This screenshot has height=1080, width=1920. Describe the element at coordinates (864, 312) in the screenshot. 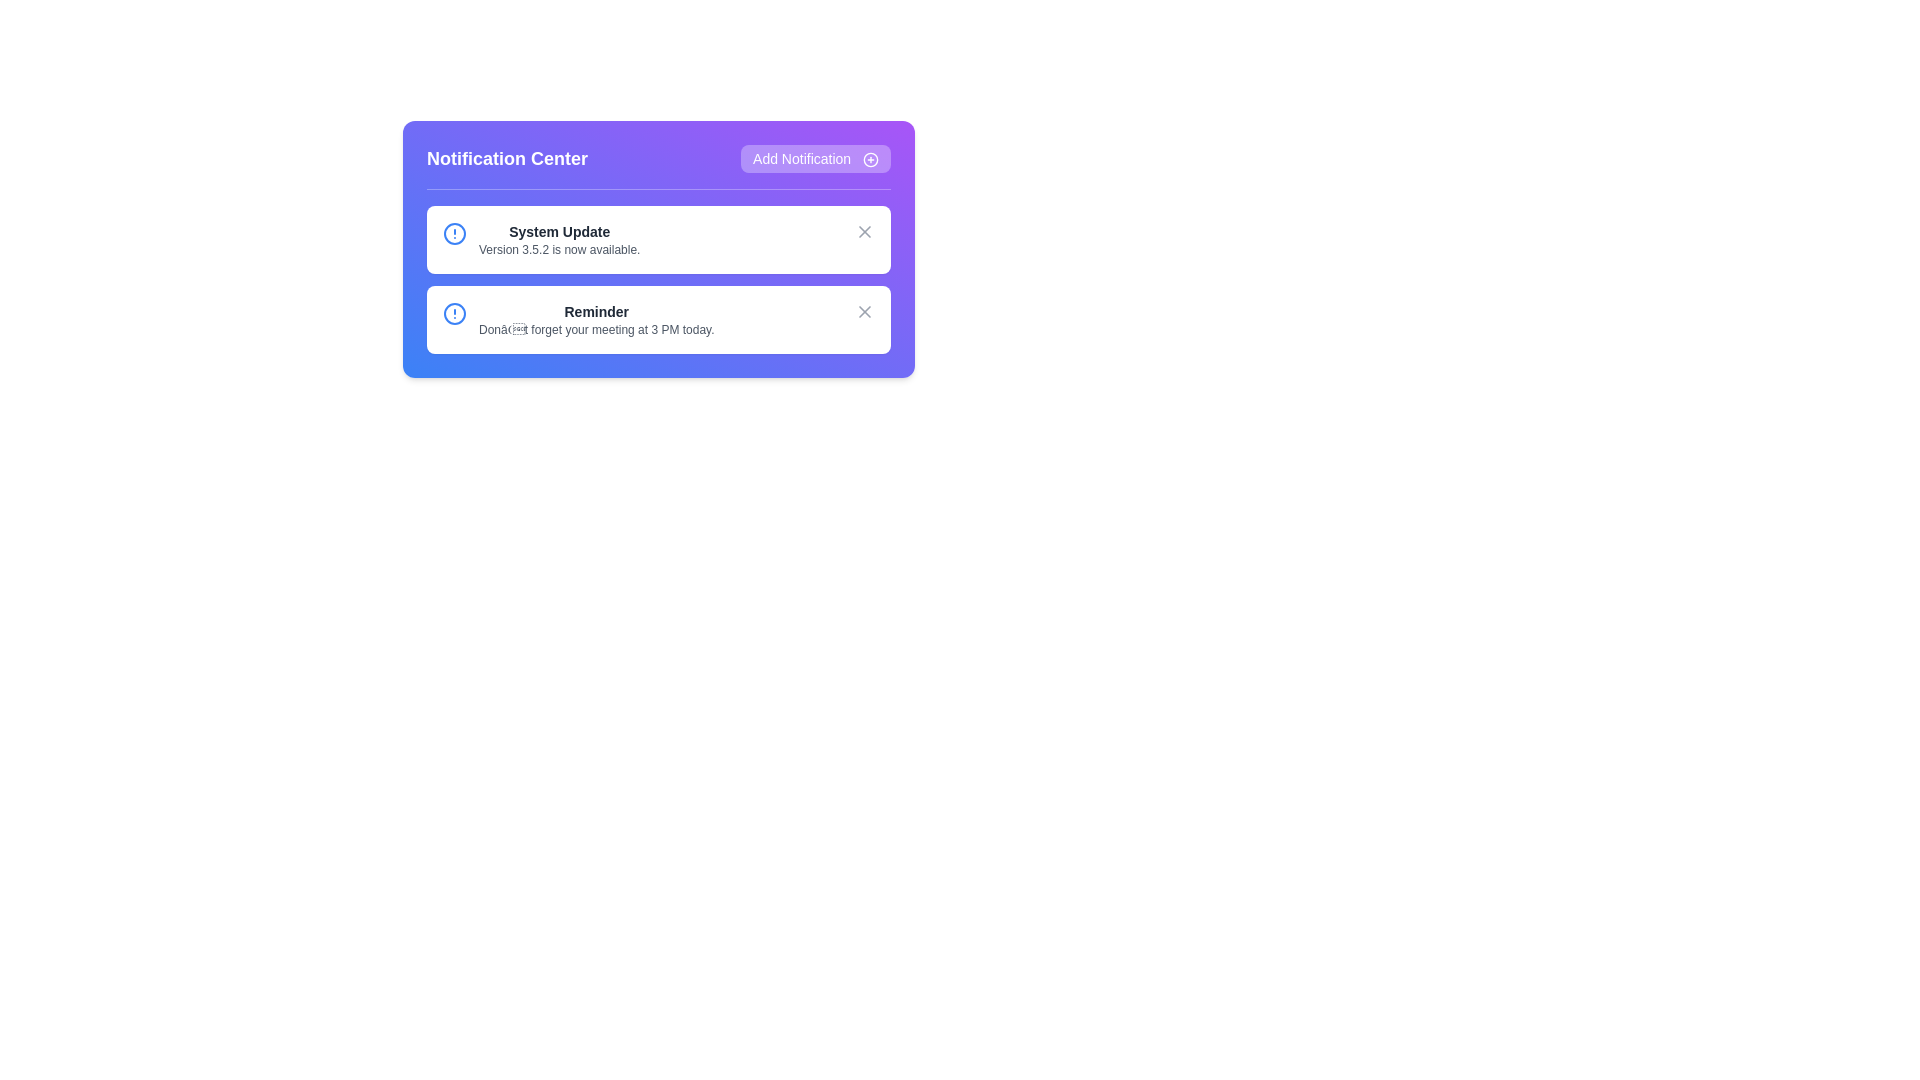

I see `the 'close' icon located in the bottom-right corner of the 'Reminder' notification` at that location.